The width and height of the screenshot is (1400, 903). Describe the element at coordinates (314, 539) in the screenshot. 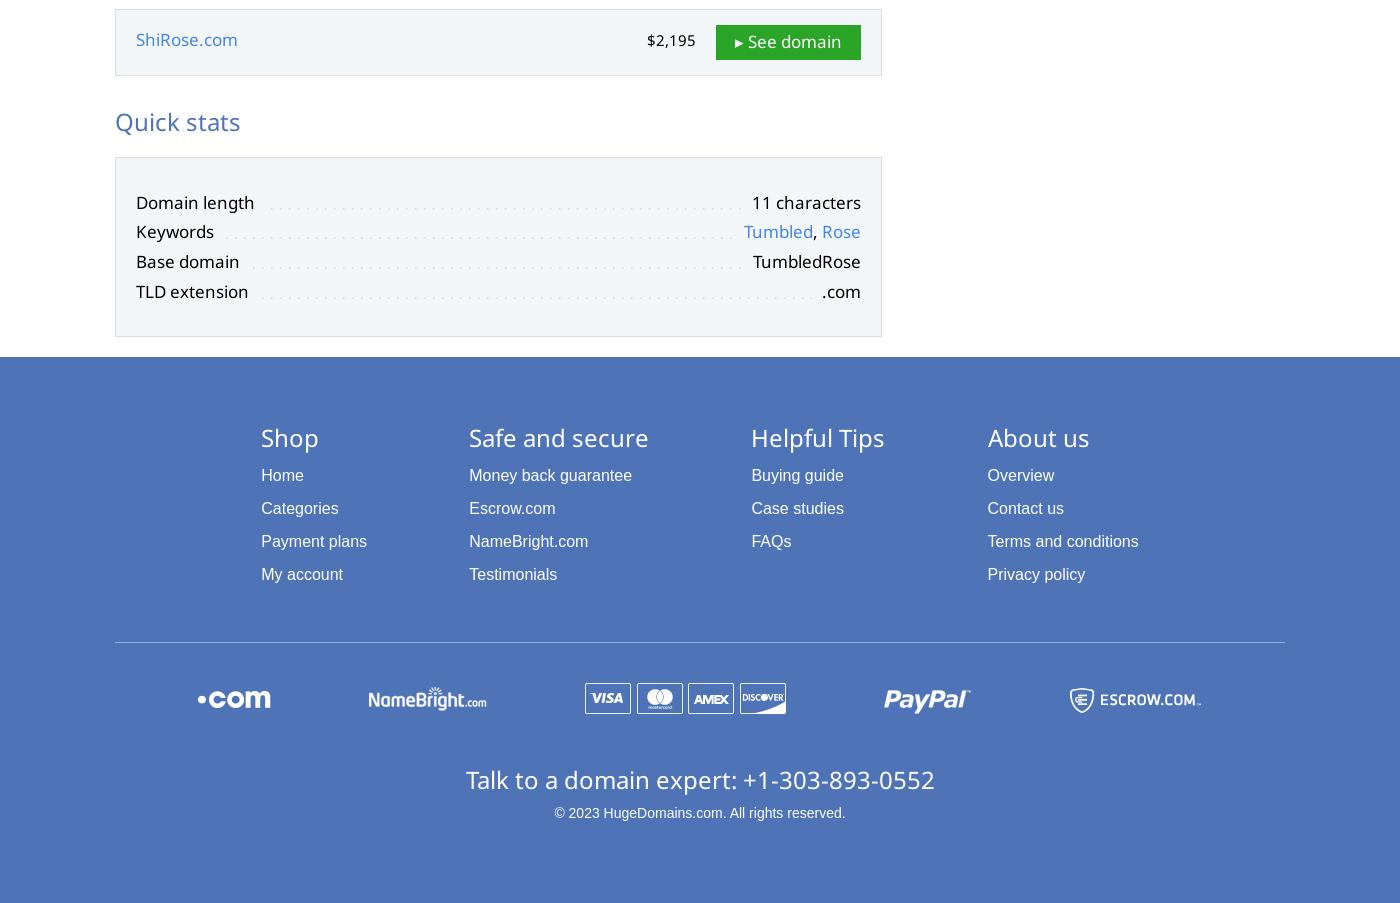

I see `'Payment plans'` at that location.